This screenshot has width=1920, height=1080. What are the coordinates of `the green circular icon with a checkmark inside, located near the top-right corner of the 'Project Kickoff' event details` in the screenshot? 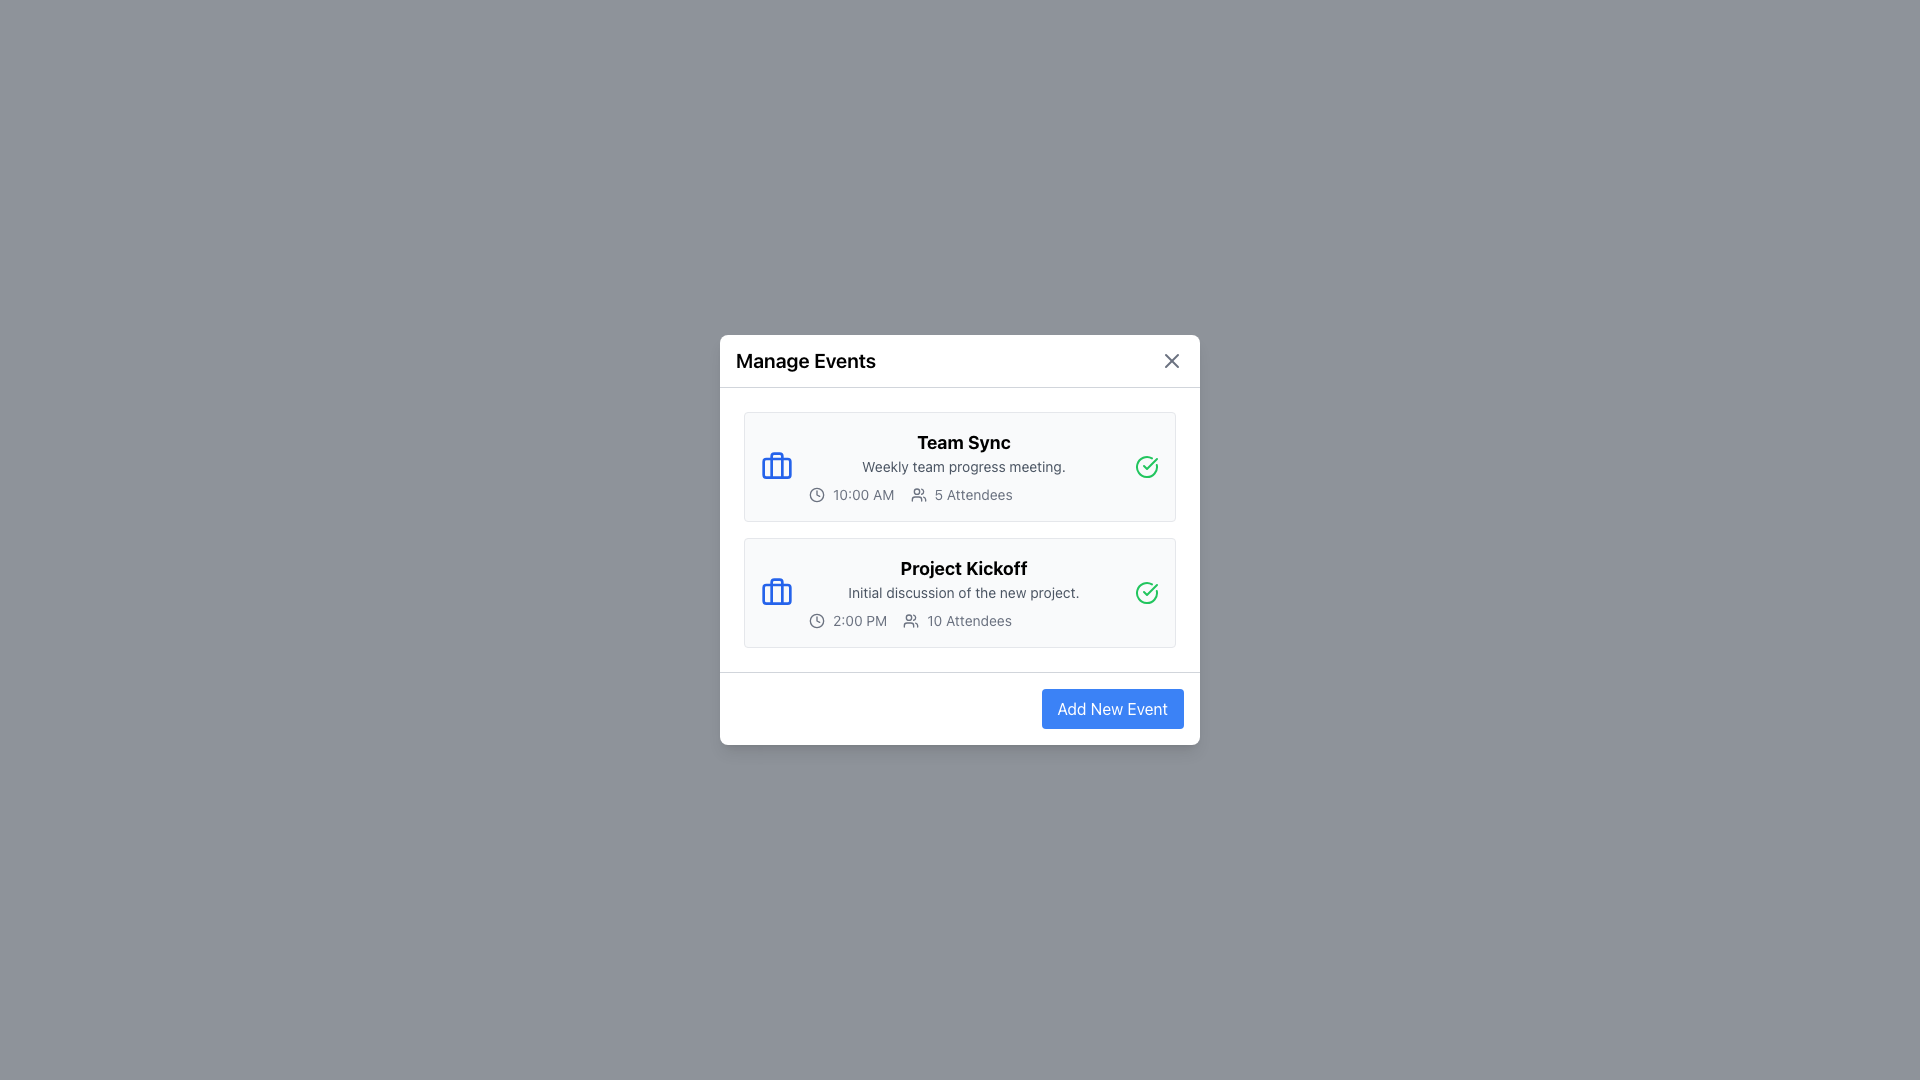 It's located at (1147, 592).